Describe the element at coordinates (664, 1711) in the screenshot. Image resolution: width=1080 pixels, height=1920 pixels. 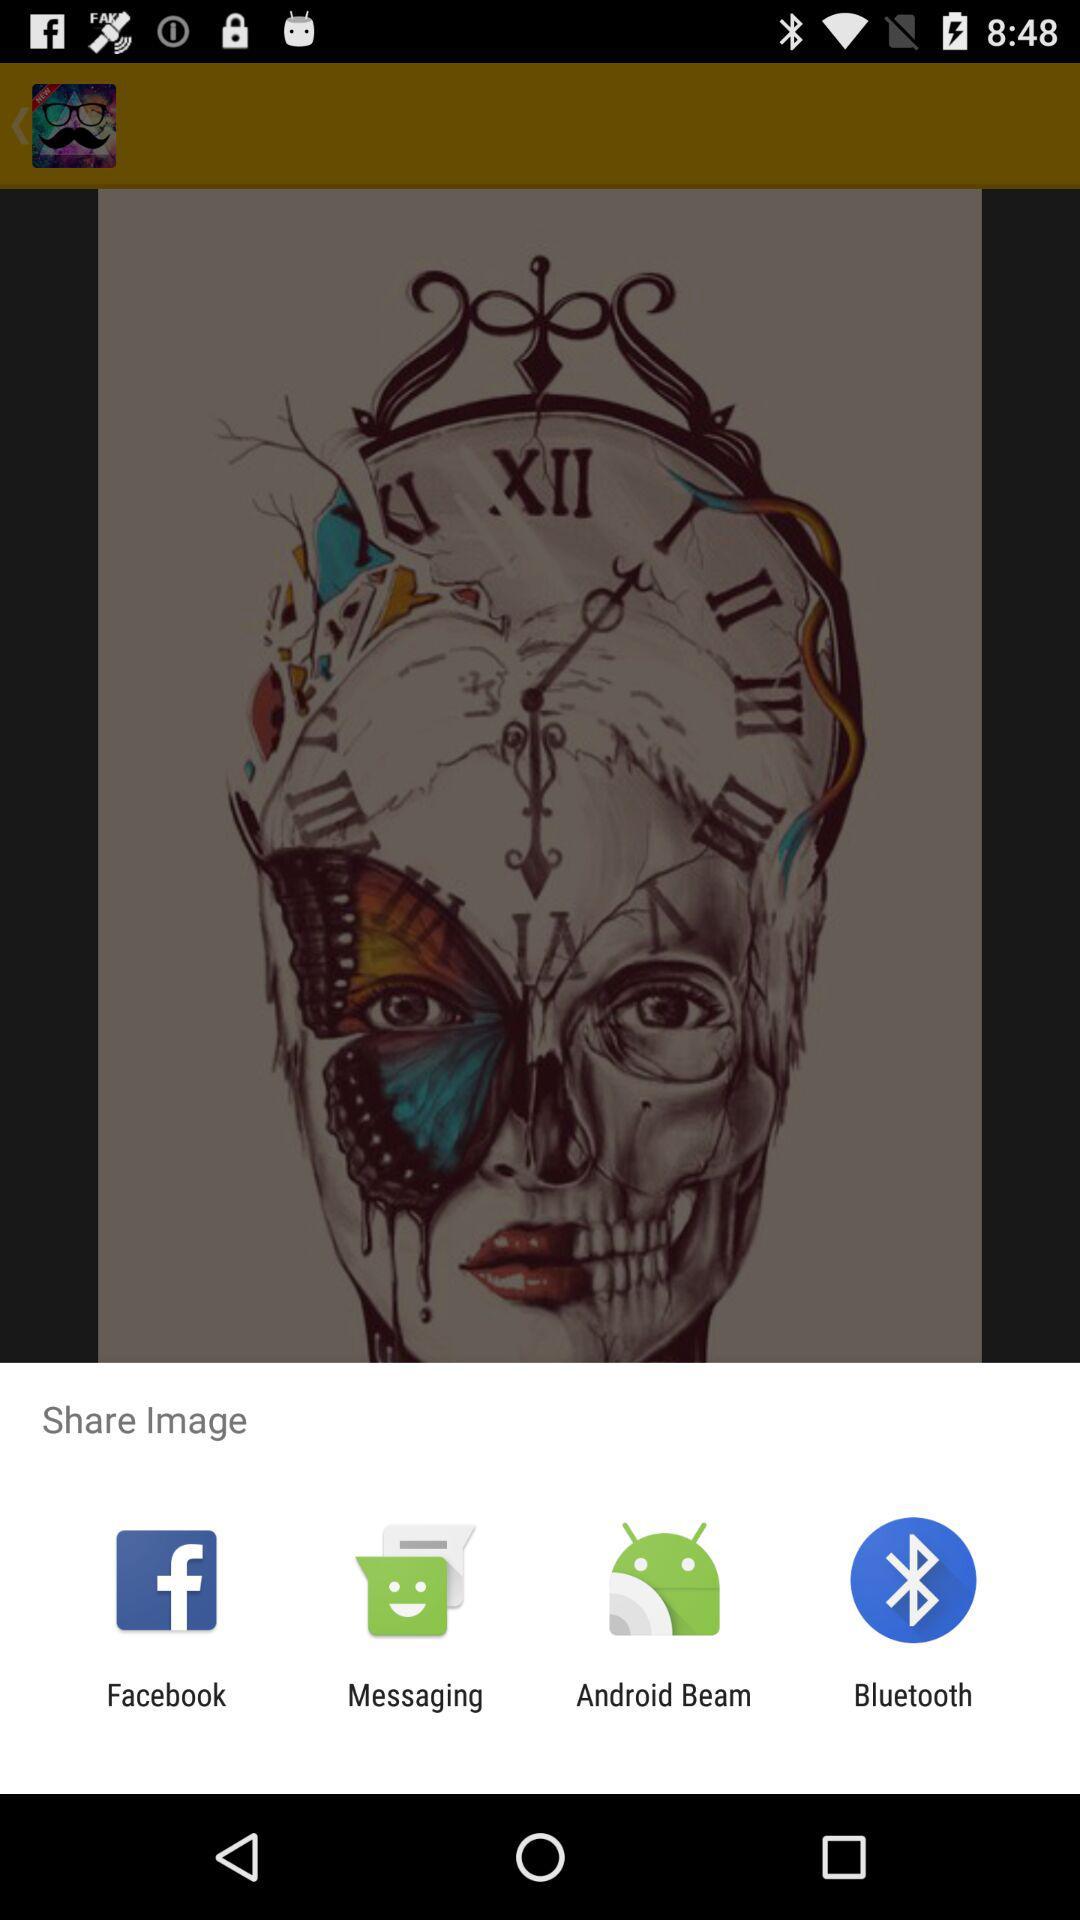
I see `the android beam item` at that location.